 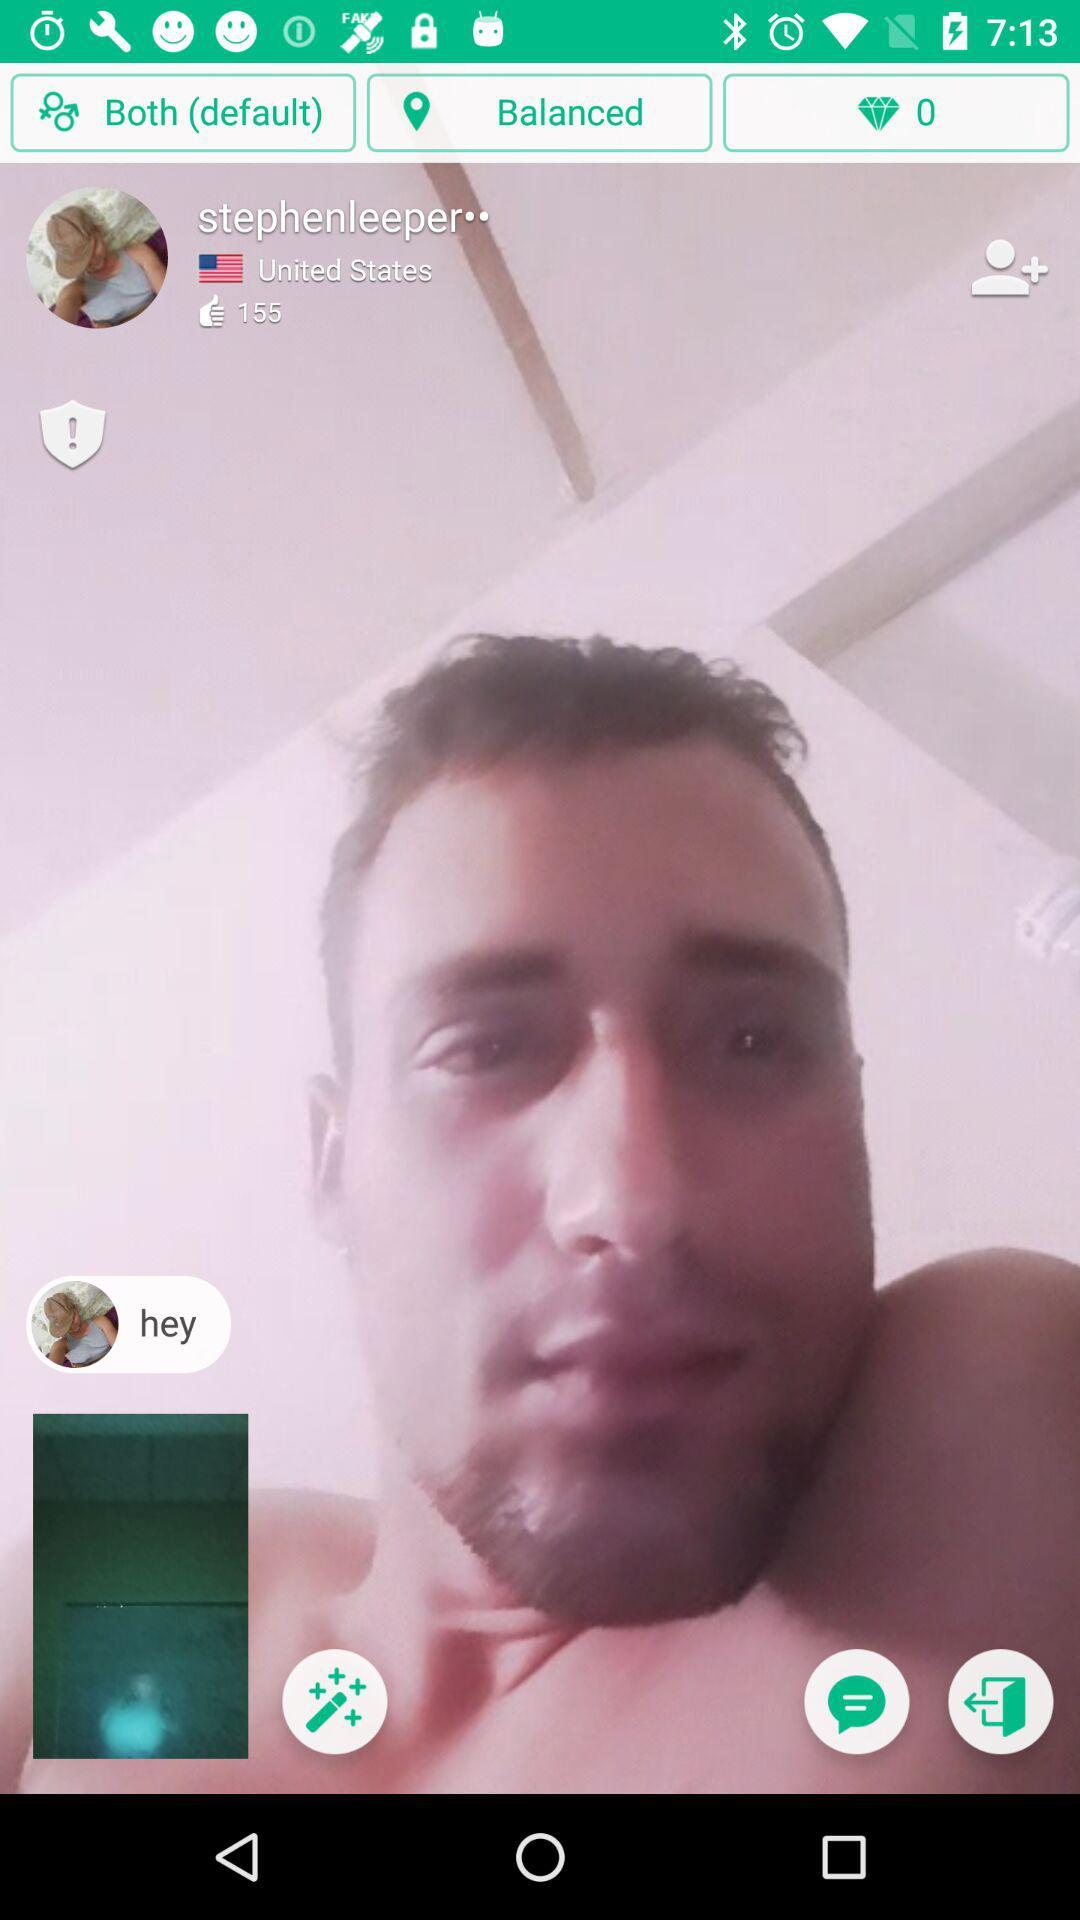 What do you see at coordinates (1007, 266) in the screenshot?
I see `the follow icon` at bounding box center [1007, 266].